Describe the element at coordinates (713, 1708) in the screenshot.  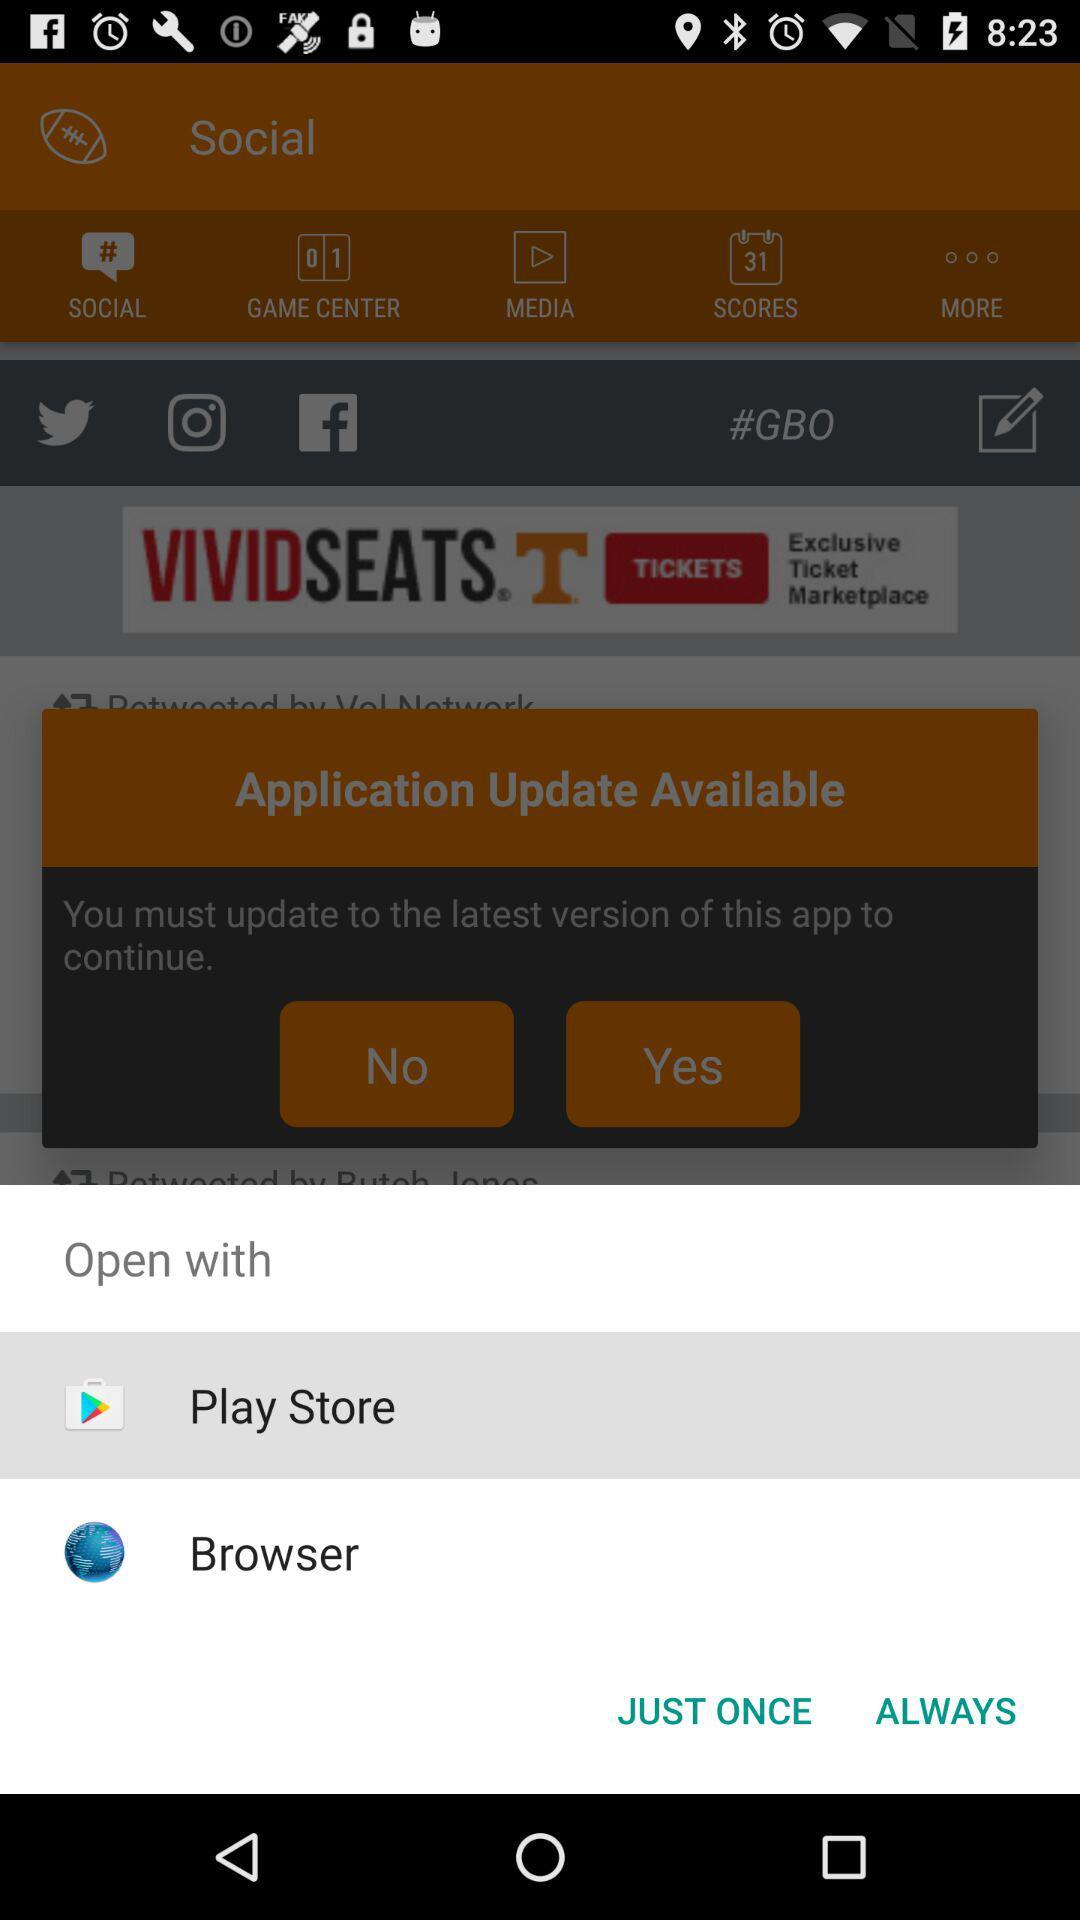
I see `button next to always item` at that location.